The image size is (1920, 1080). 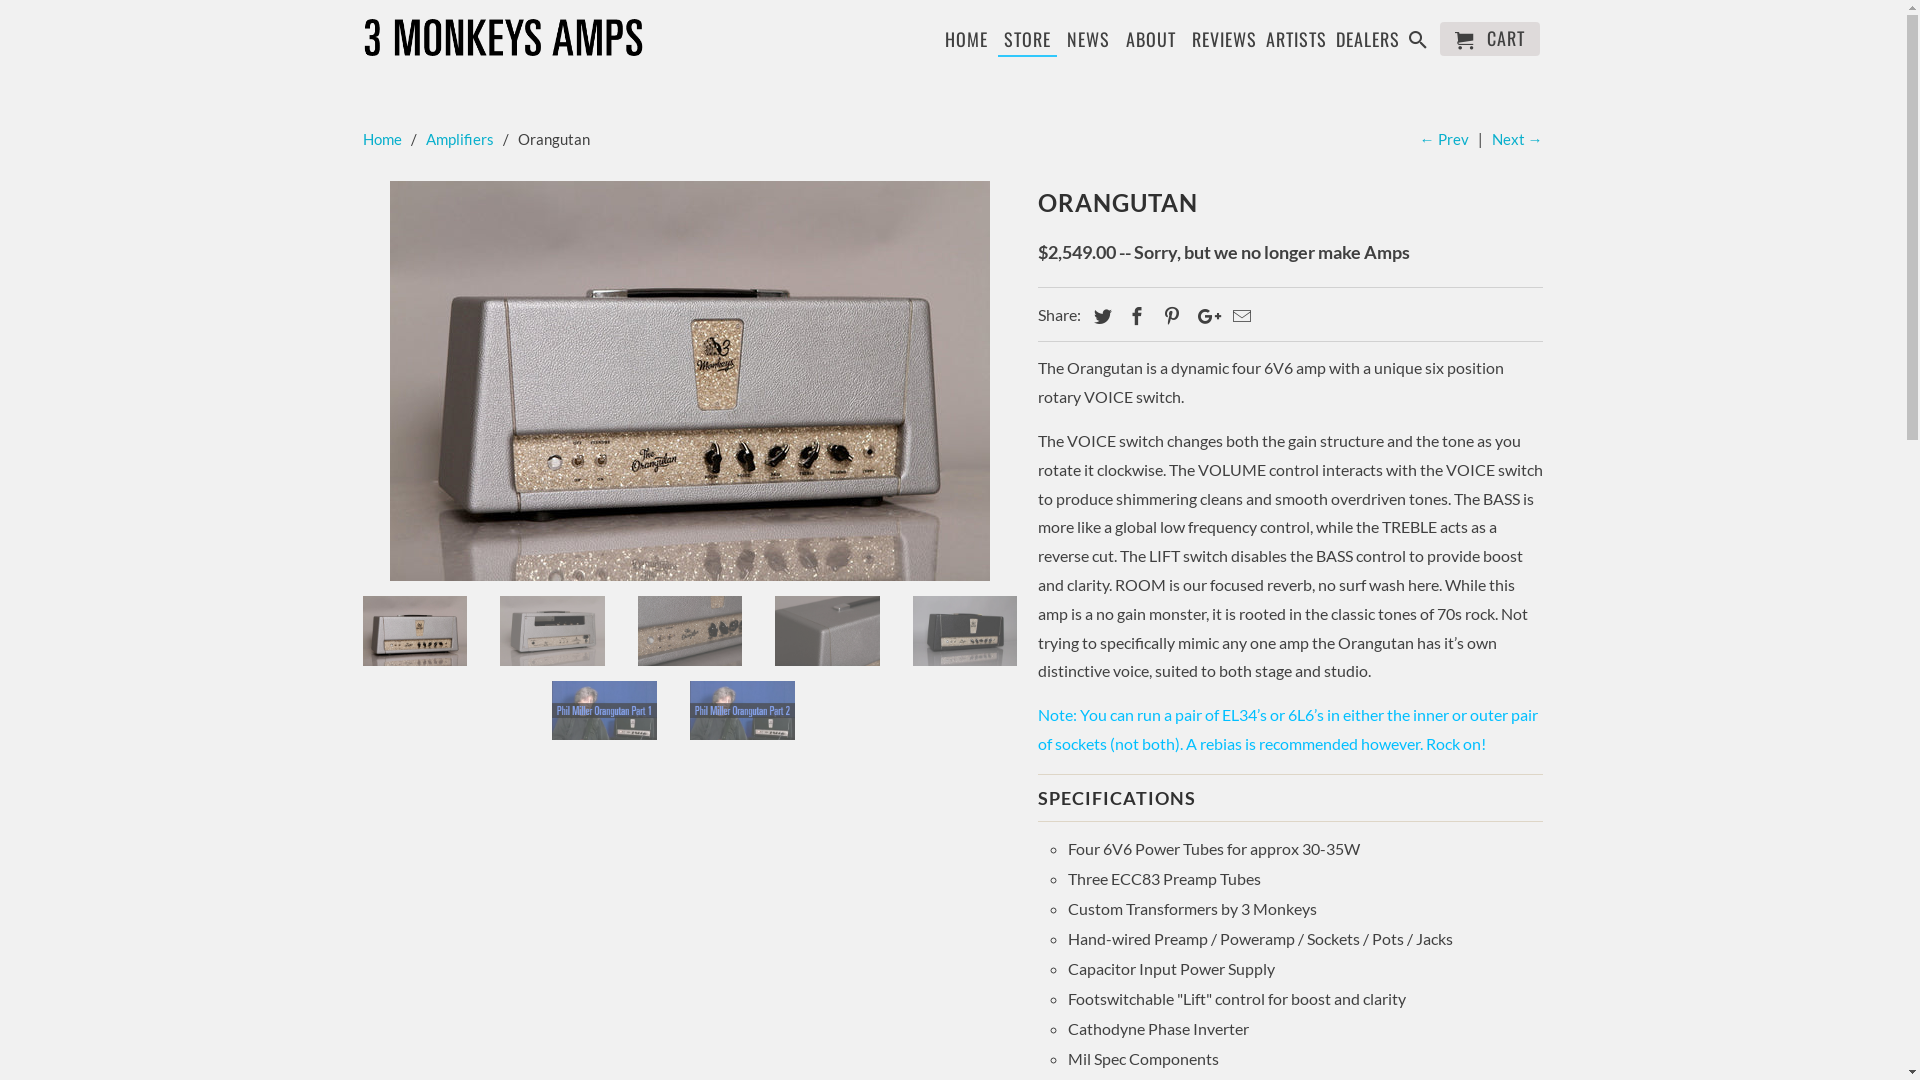 I want to click on 'Share this on Pinterest', so click(x=1169, y=315).